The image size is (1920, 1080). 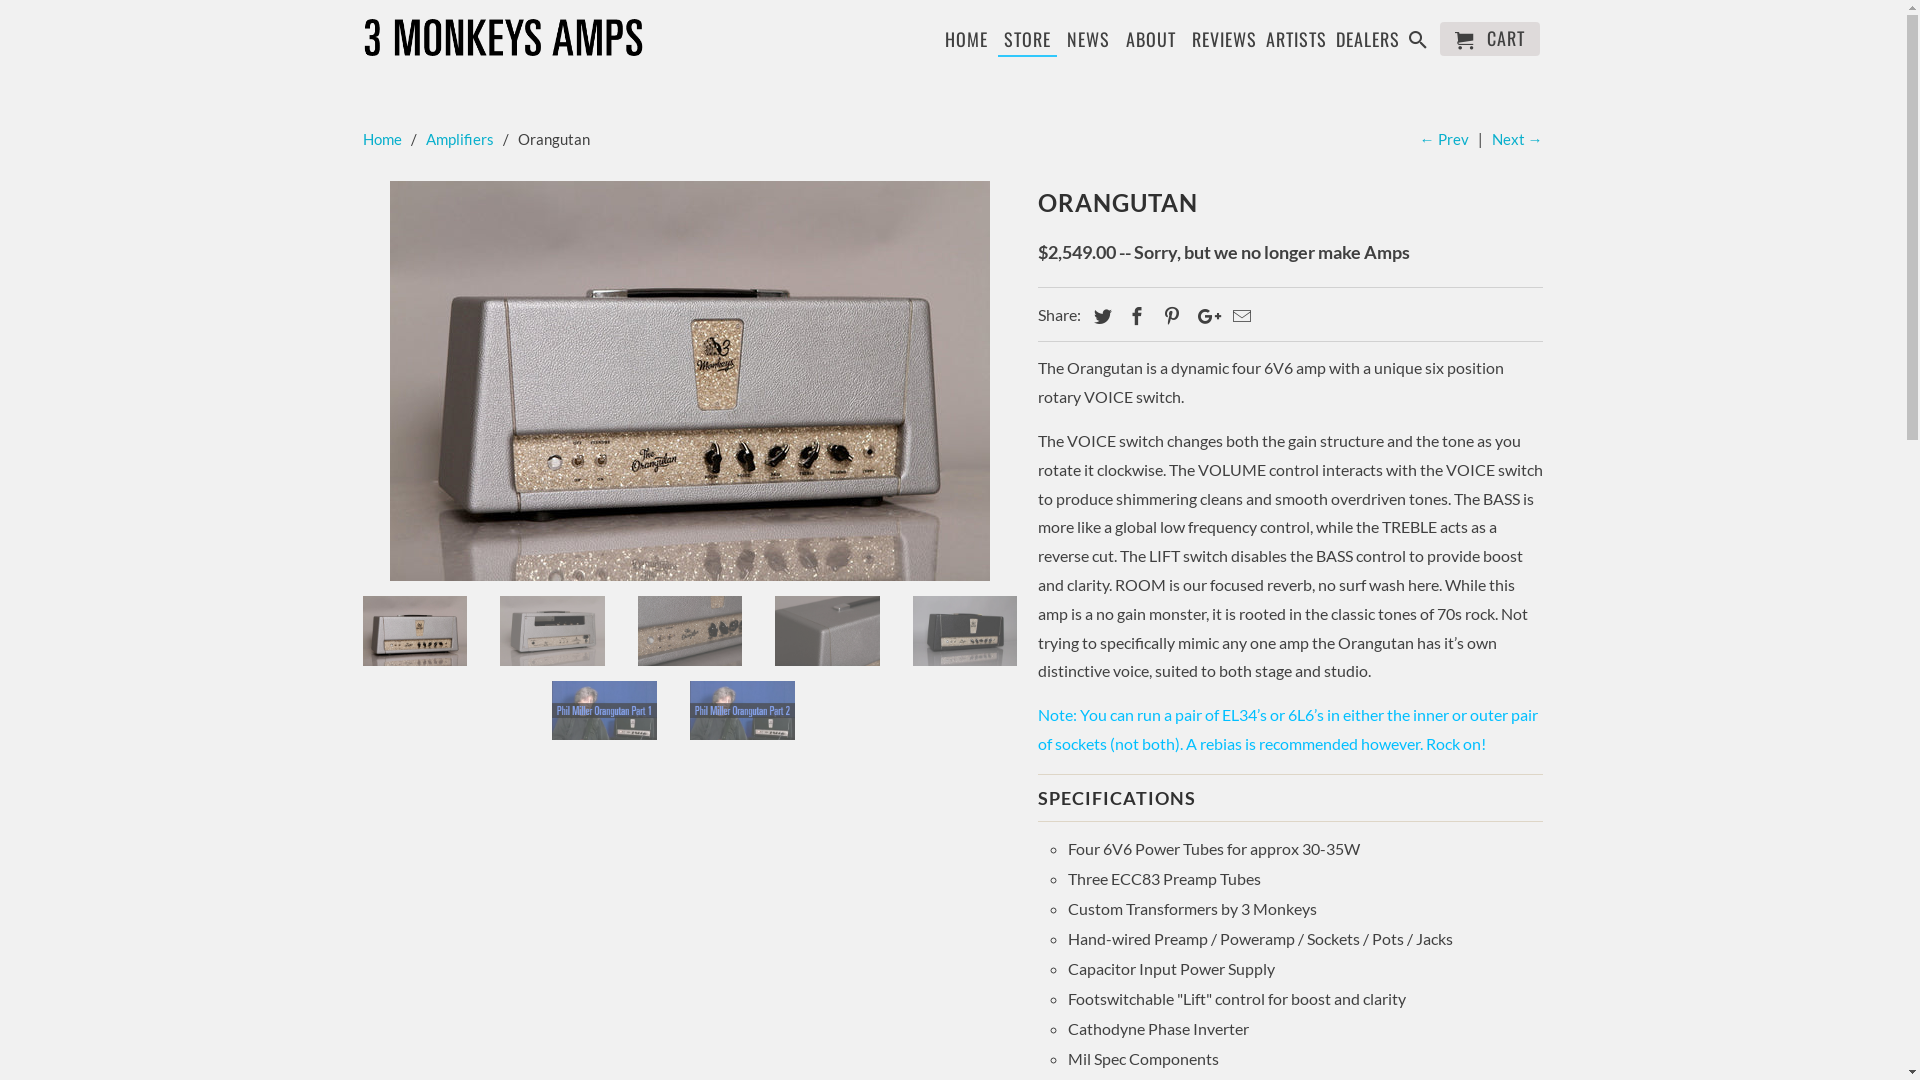 I want to click on 'Share this on Pinterest', so click(x=1169, y=315).